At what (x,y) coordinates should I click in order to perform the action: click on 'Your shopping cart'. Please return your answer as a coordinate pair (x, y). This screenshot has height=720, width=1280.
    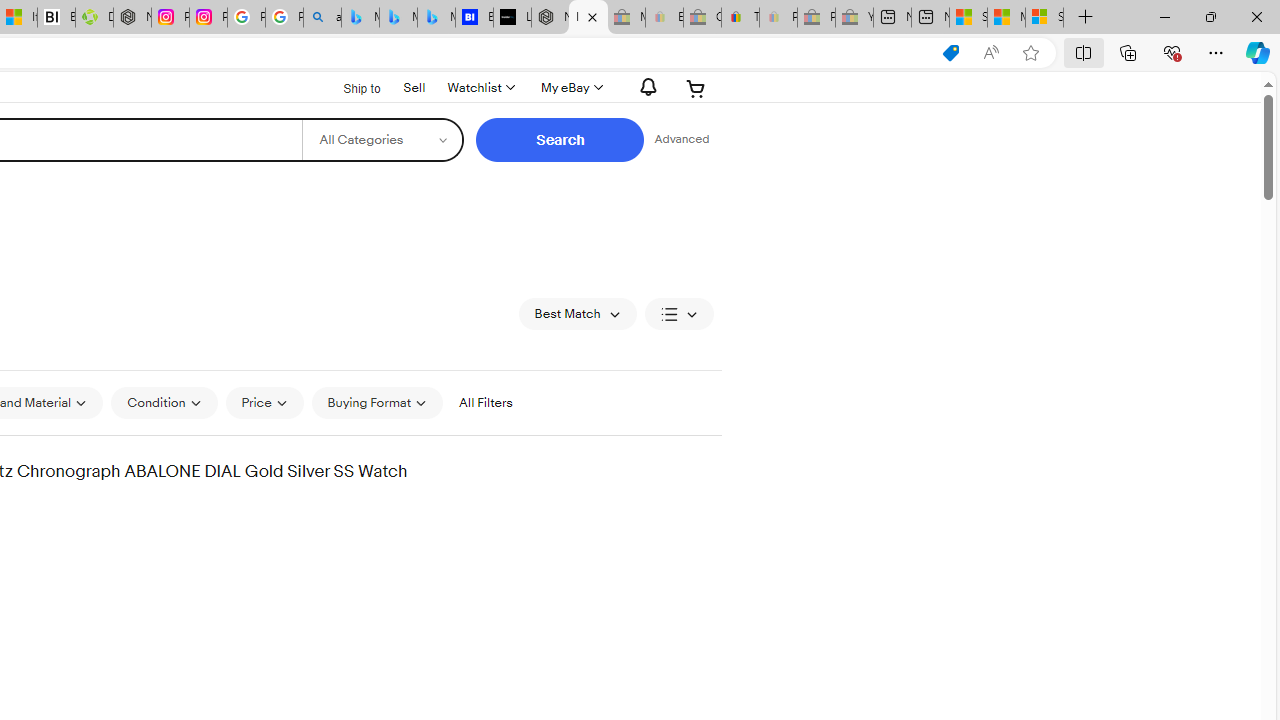
    Looking at the image, I should click on (696, 87).